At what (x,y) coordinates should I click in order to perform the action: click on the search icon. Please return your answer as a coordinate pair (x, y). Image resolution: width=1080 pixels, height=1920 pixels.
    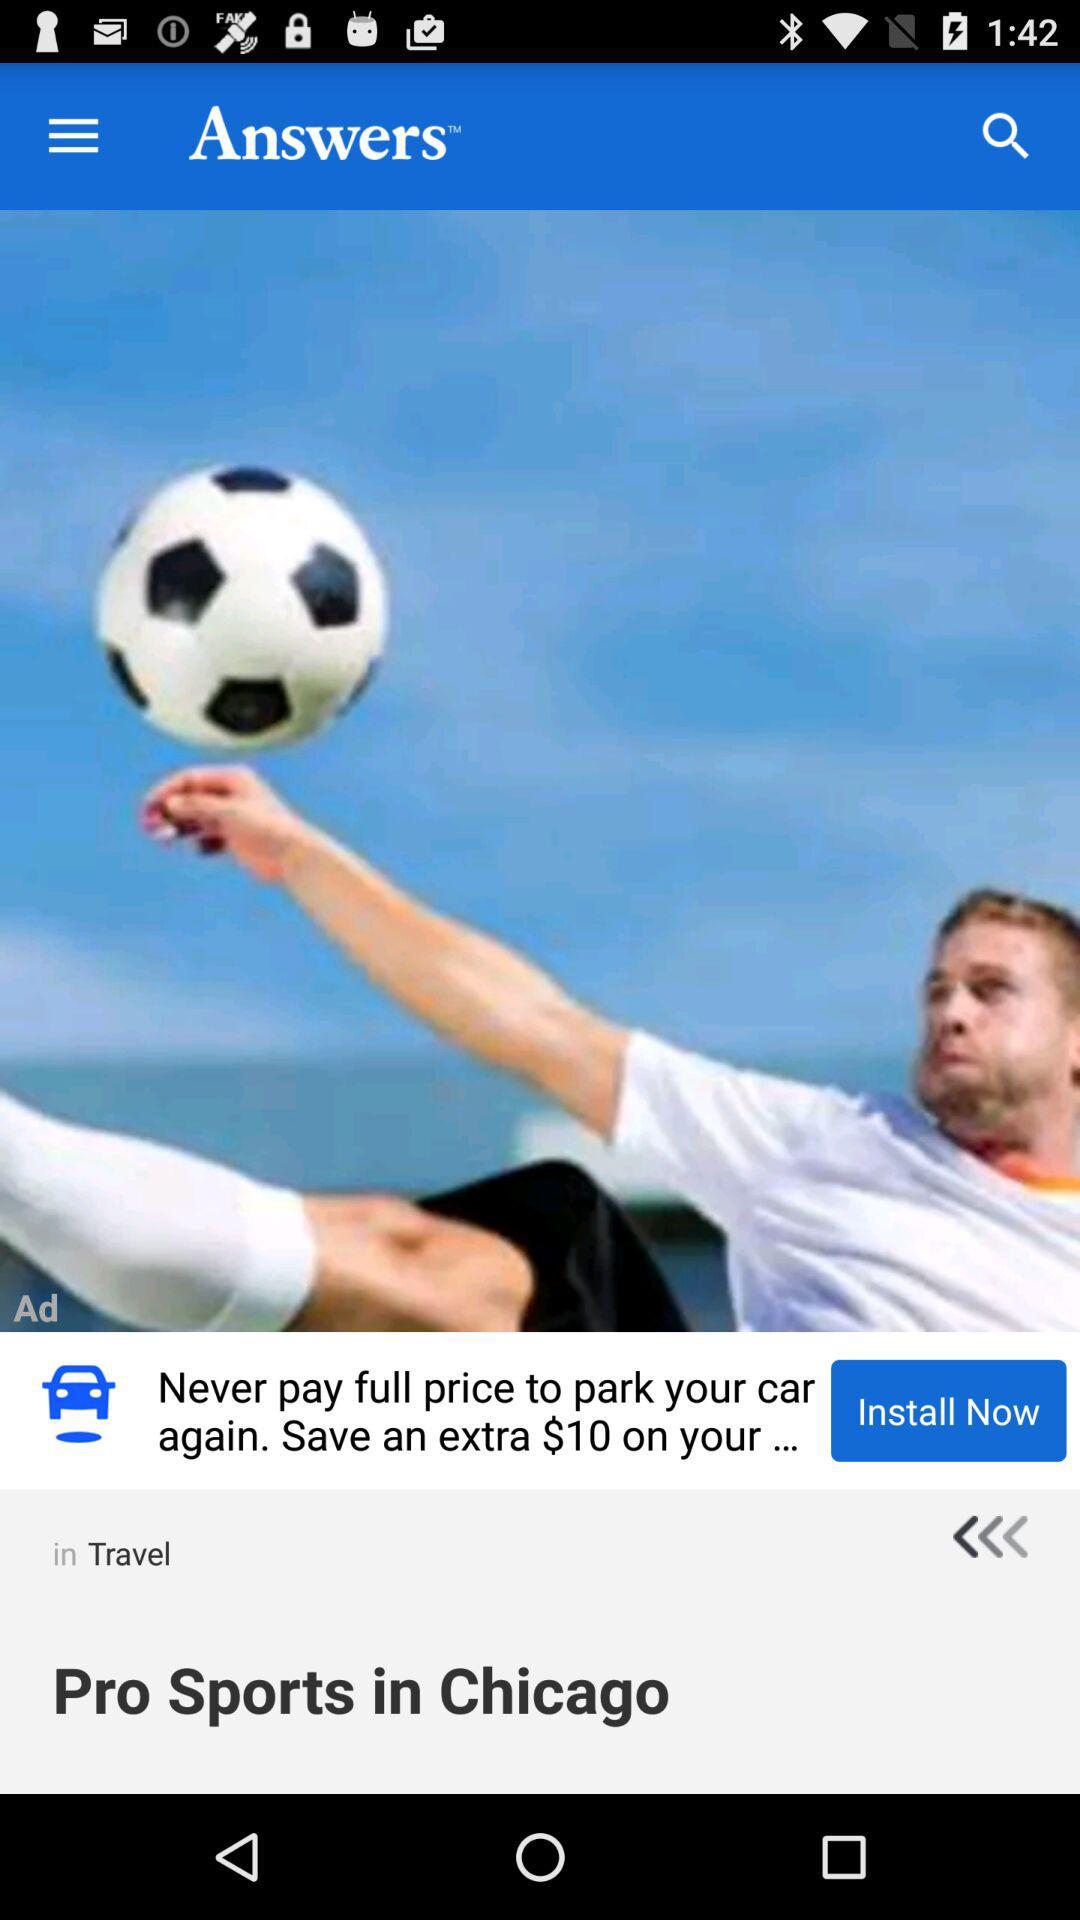
    Looking at the image, I should click on (1006, 145).